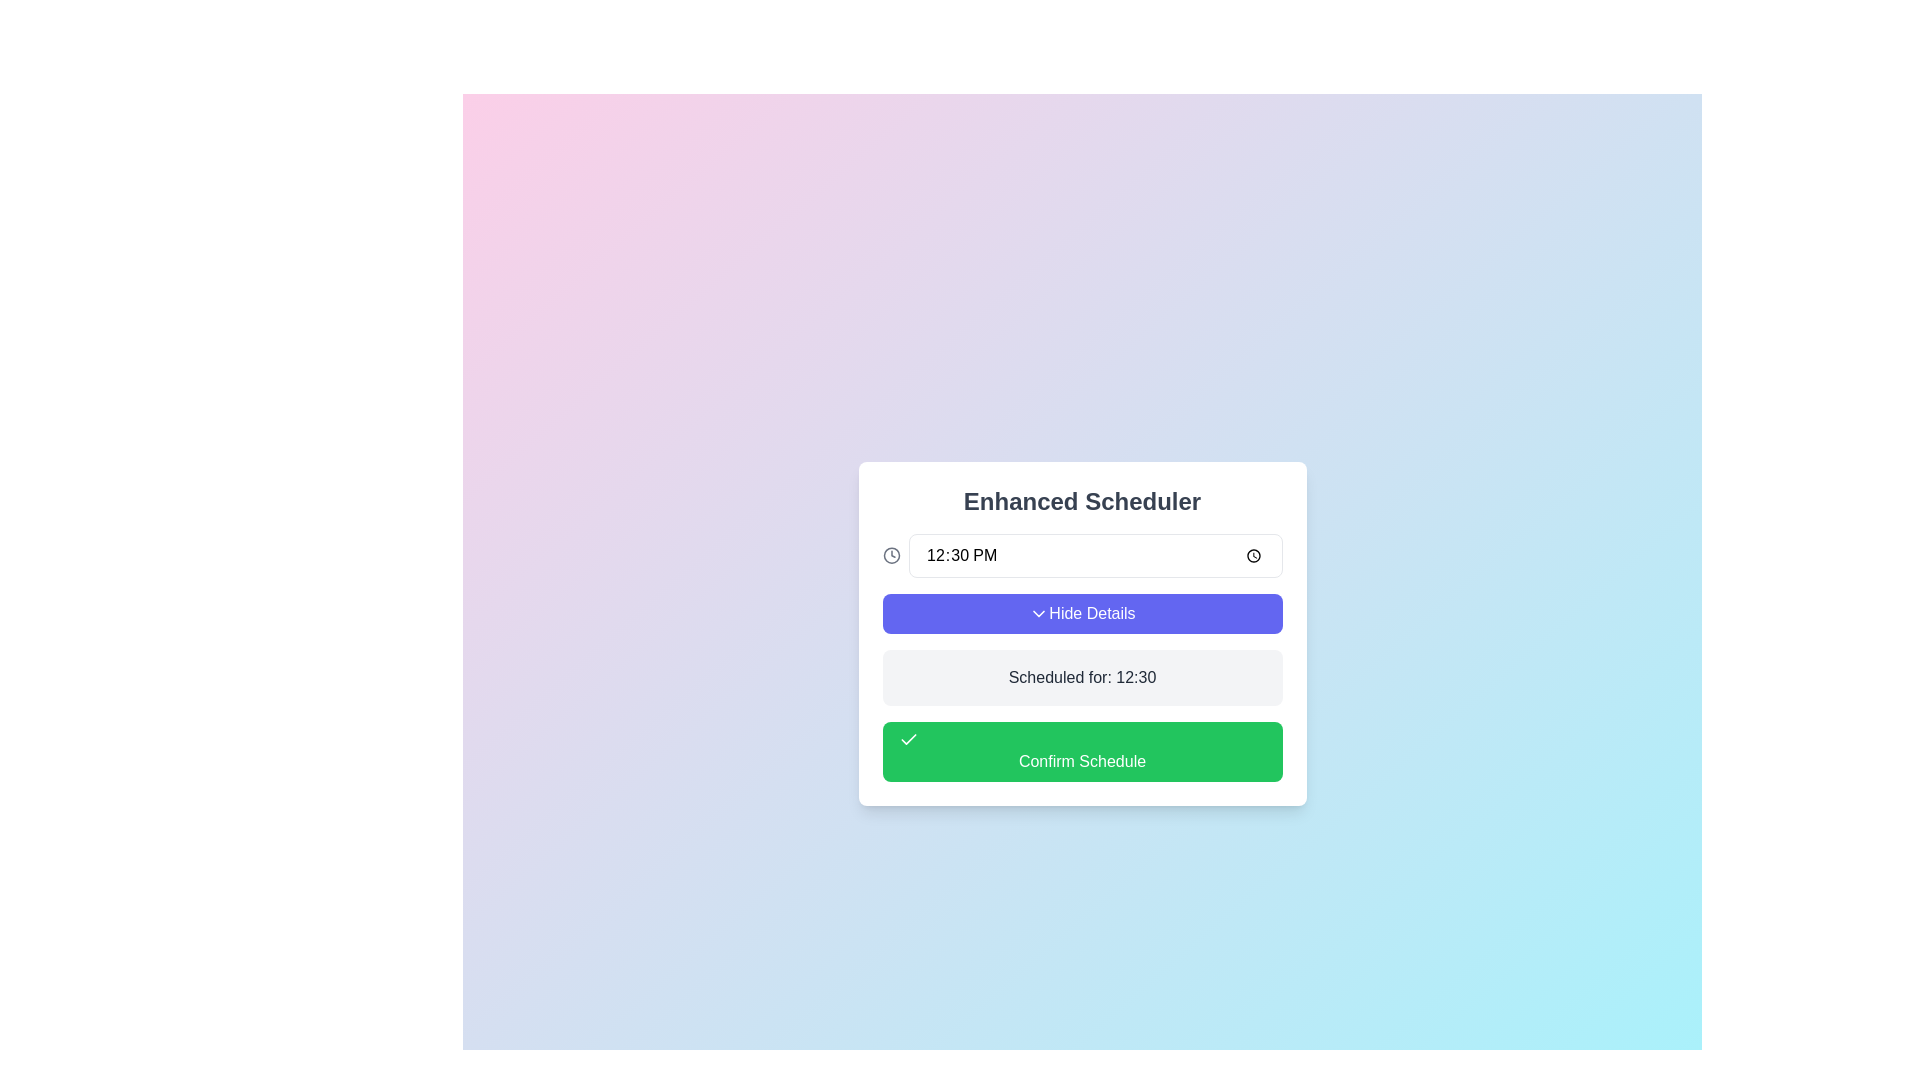 The image size is (1920, 1080). Describe the element at coordinates (890, 555) in the screenshot. I see `the clock icon located on the right side of the time input field ('12:30 PM') within the scheduler card` at that location.